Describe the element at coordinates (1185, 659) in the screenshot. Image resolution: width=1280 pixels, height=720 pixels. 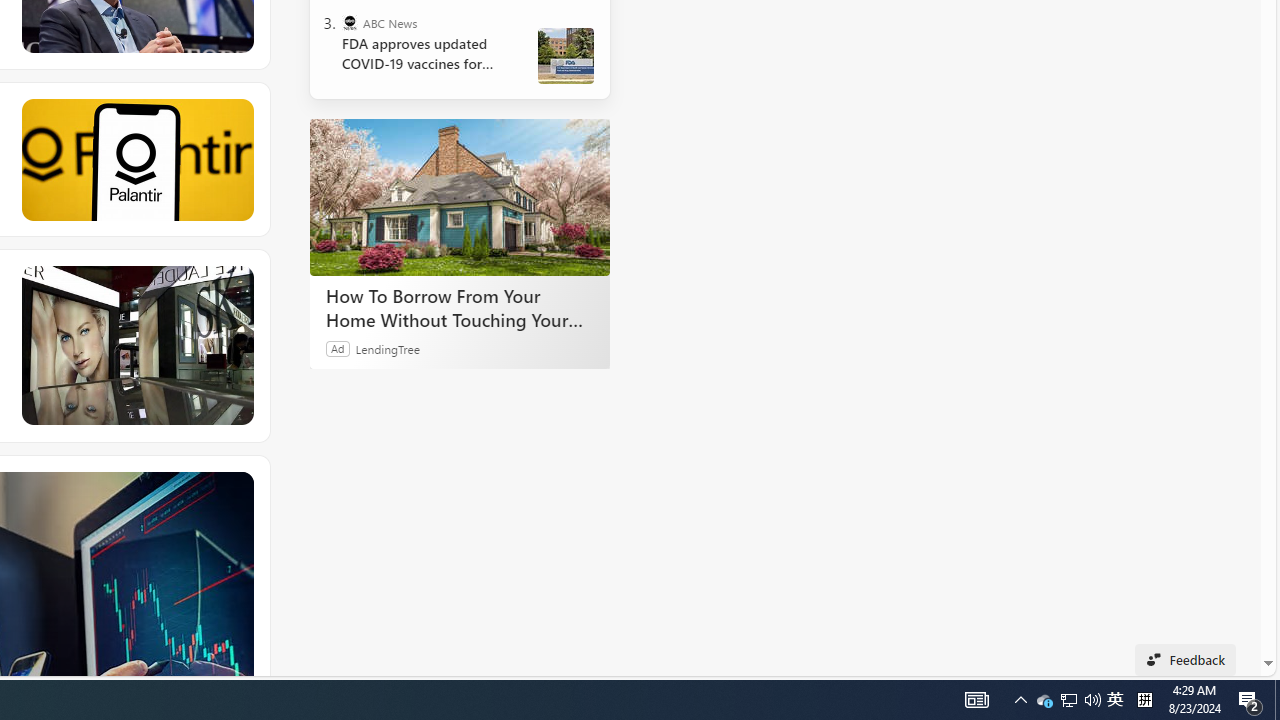
I see `'Feedback'` at that location.